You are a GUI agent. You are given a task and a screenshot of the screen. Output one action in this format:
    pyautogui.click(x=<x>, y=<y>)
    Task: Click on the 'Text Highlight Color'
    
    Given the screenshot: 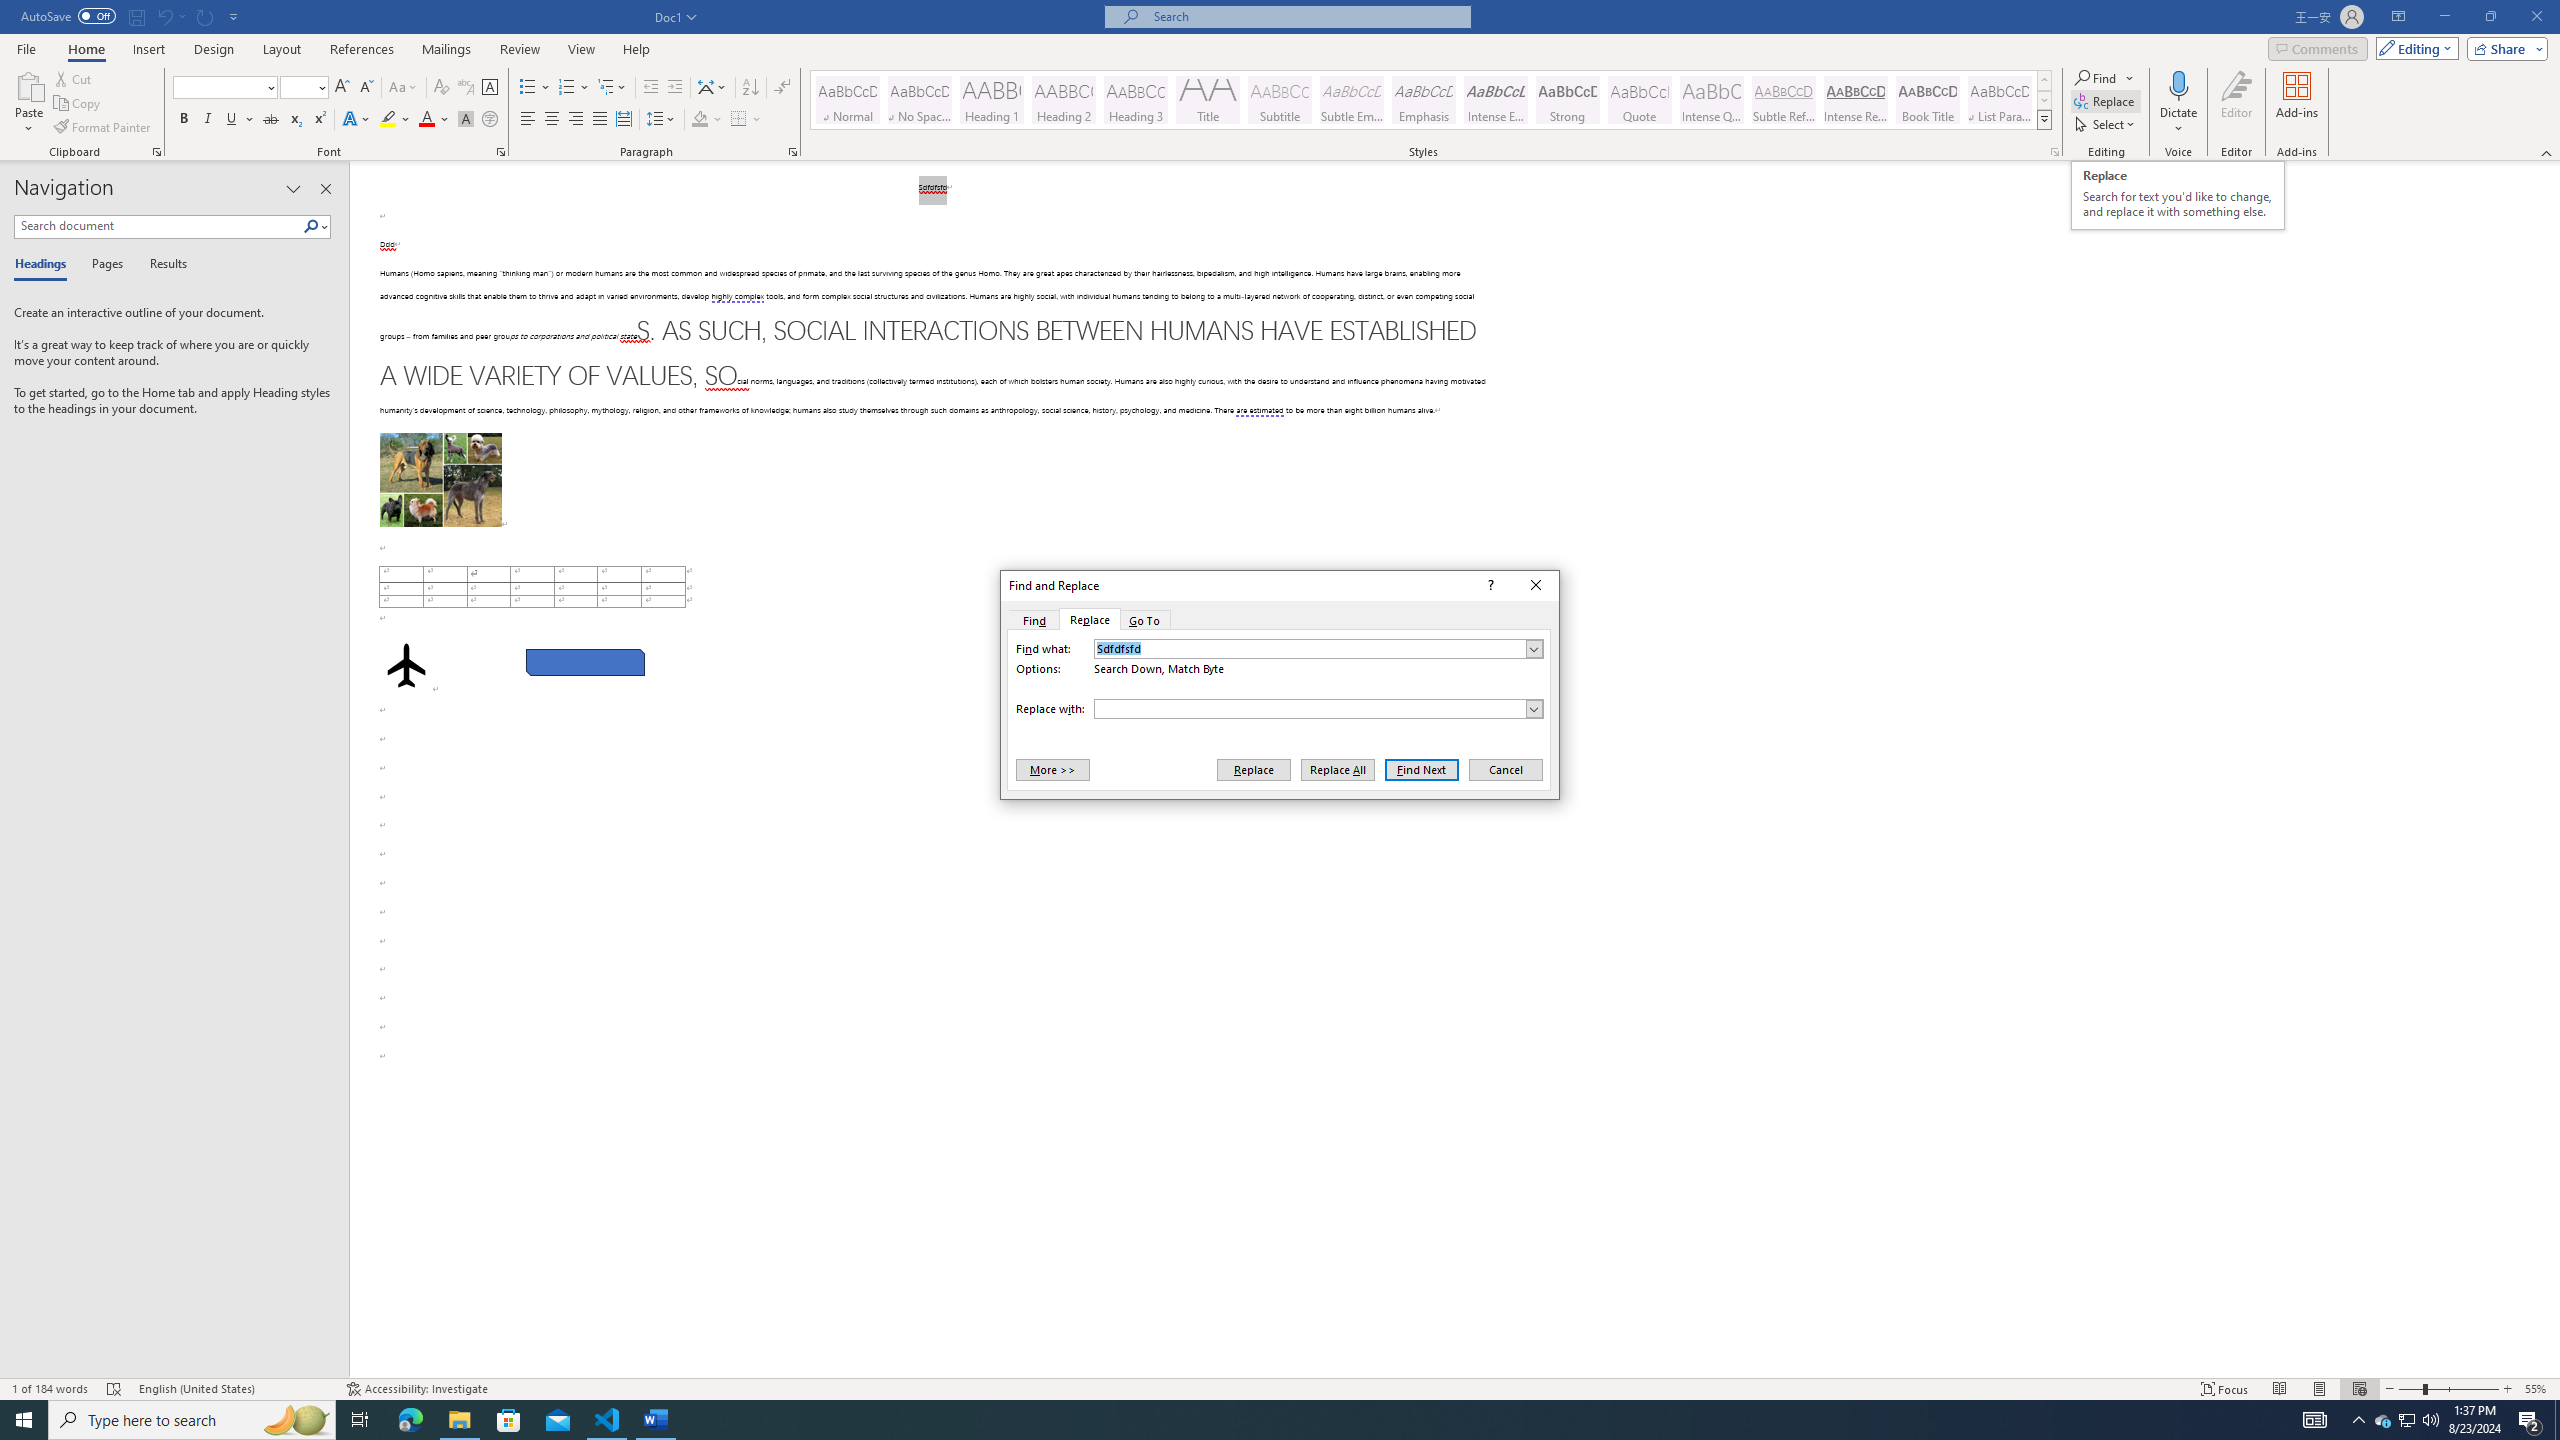 What is the action you would take?
    pyautogui.click(x=395, y=118)
    